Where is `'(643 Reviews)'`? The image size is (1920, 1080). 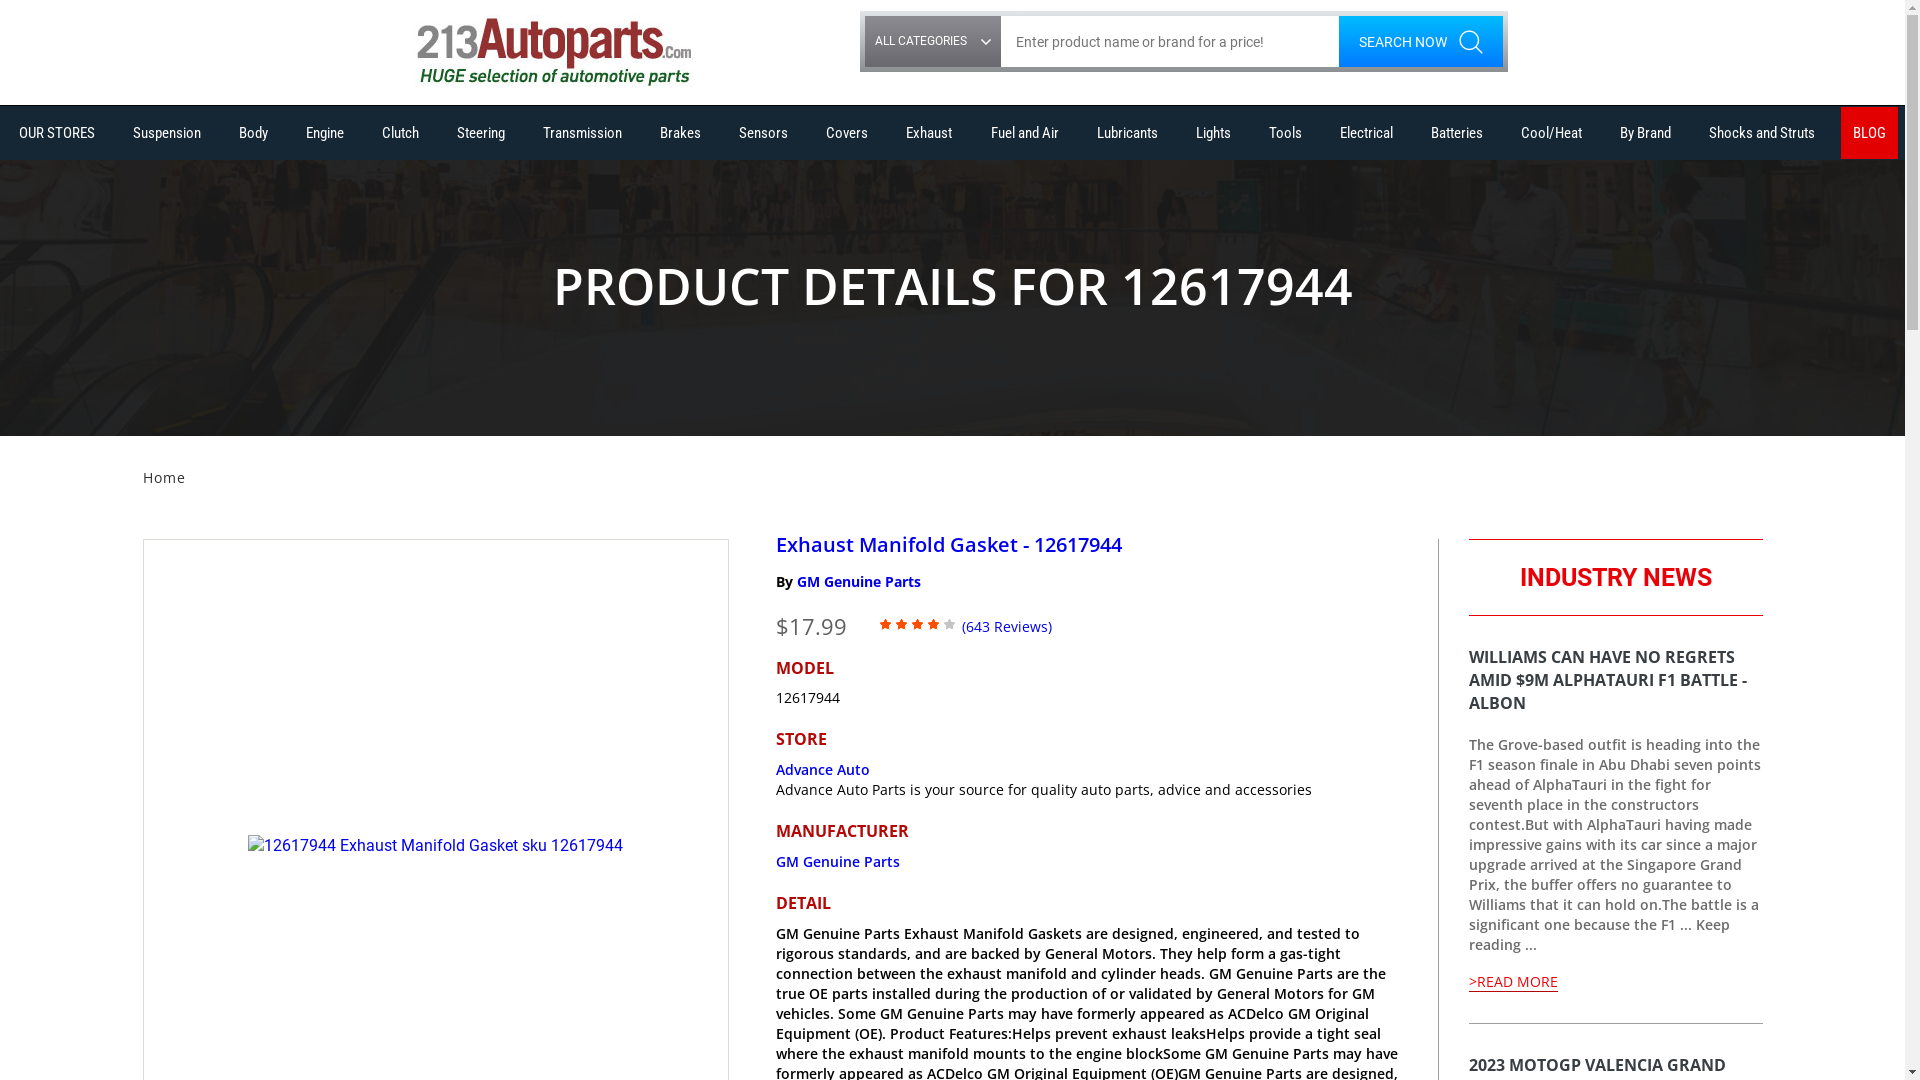
'(643 Reviews)' is located at coordinates (1007, 624).